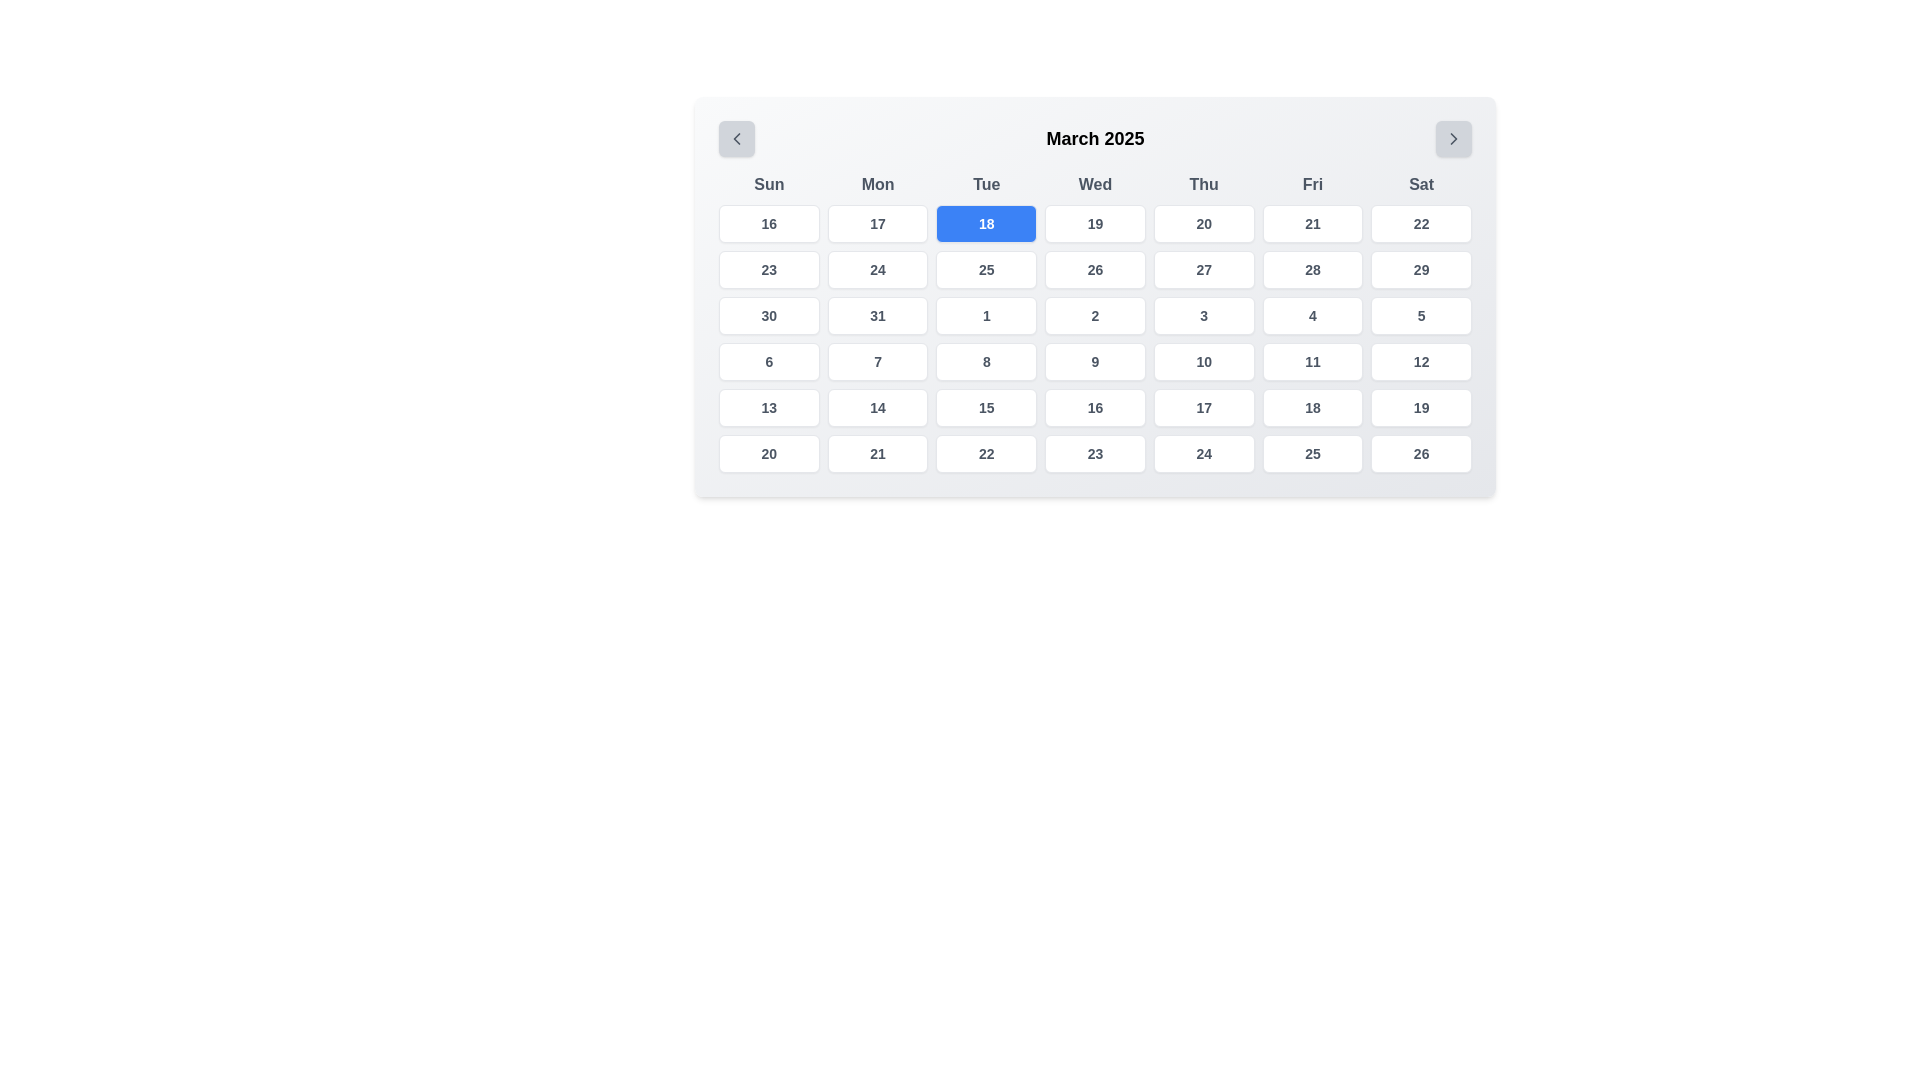 The image size is (1920, 1080). Describe the element at coordinates (1094, 362) in the screenshot. I see `the Calendar Date Button representing the '9th' day of the month, located in the fourth row under the 'Wed' column header` at that location.